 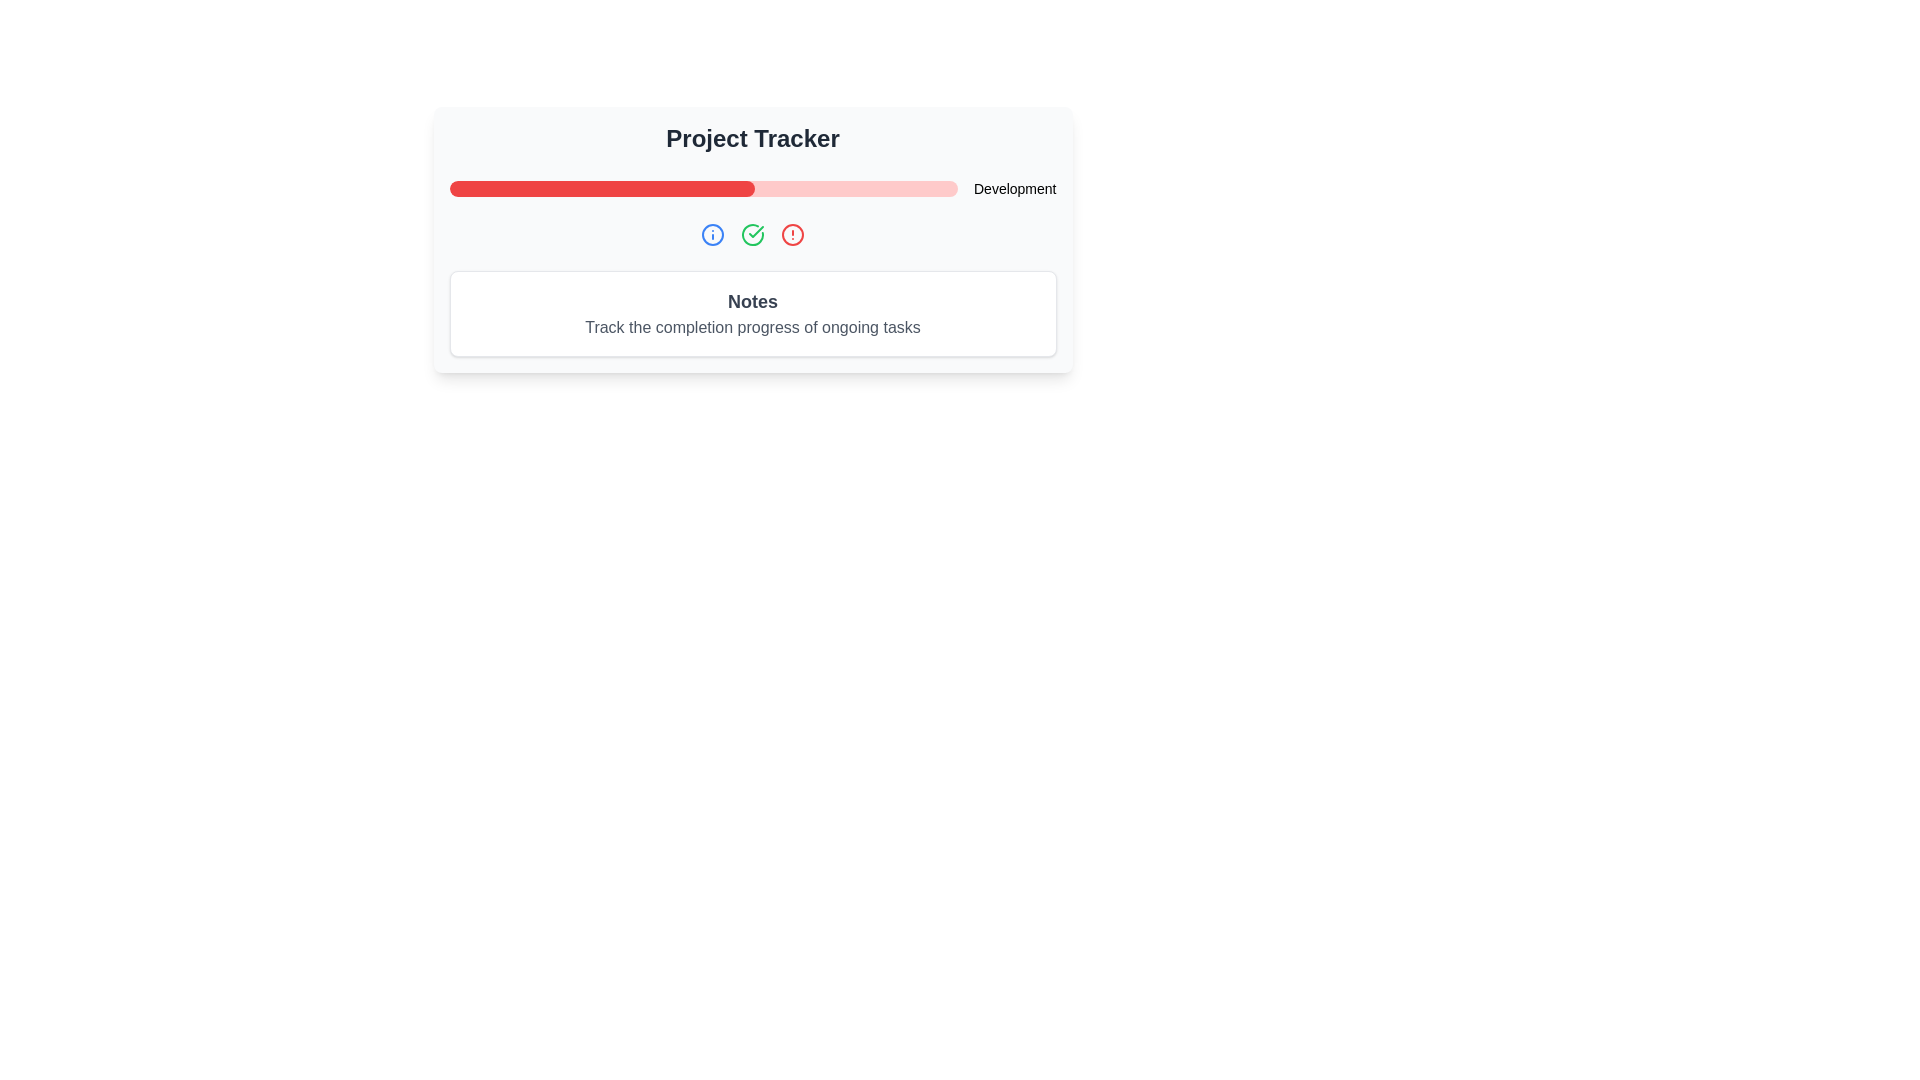 I want to click on the leftmost circular icon with a blue stroke and information symbol located below the progress bar, so click(x=713, y=234).